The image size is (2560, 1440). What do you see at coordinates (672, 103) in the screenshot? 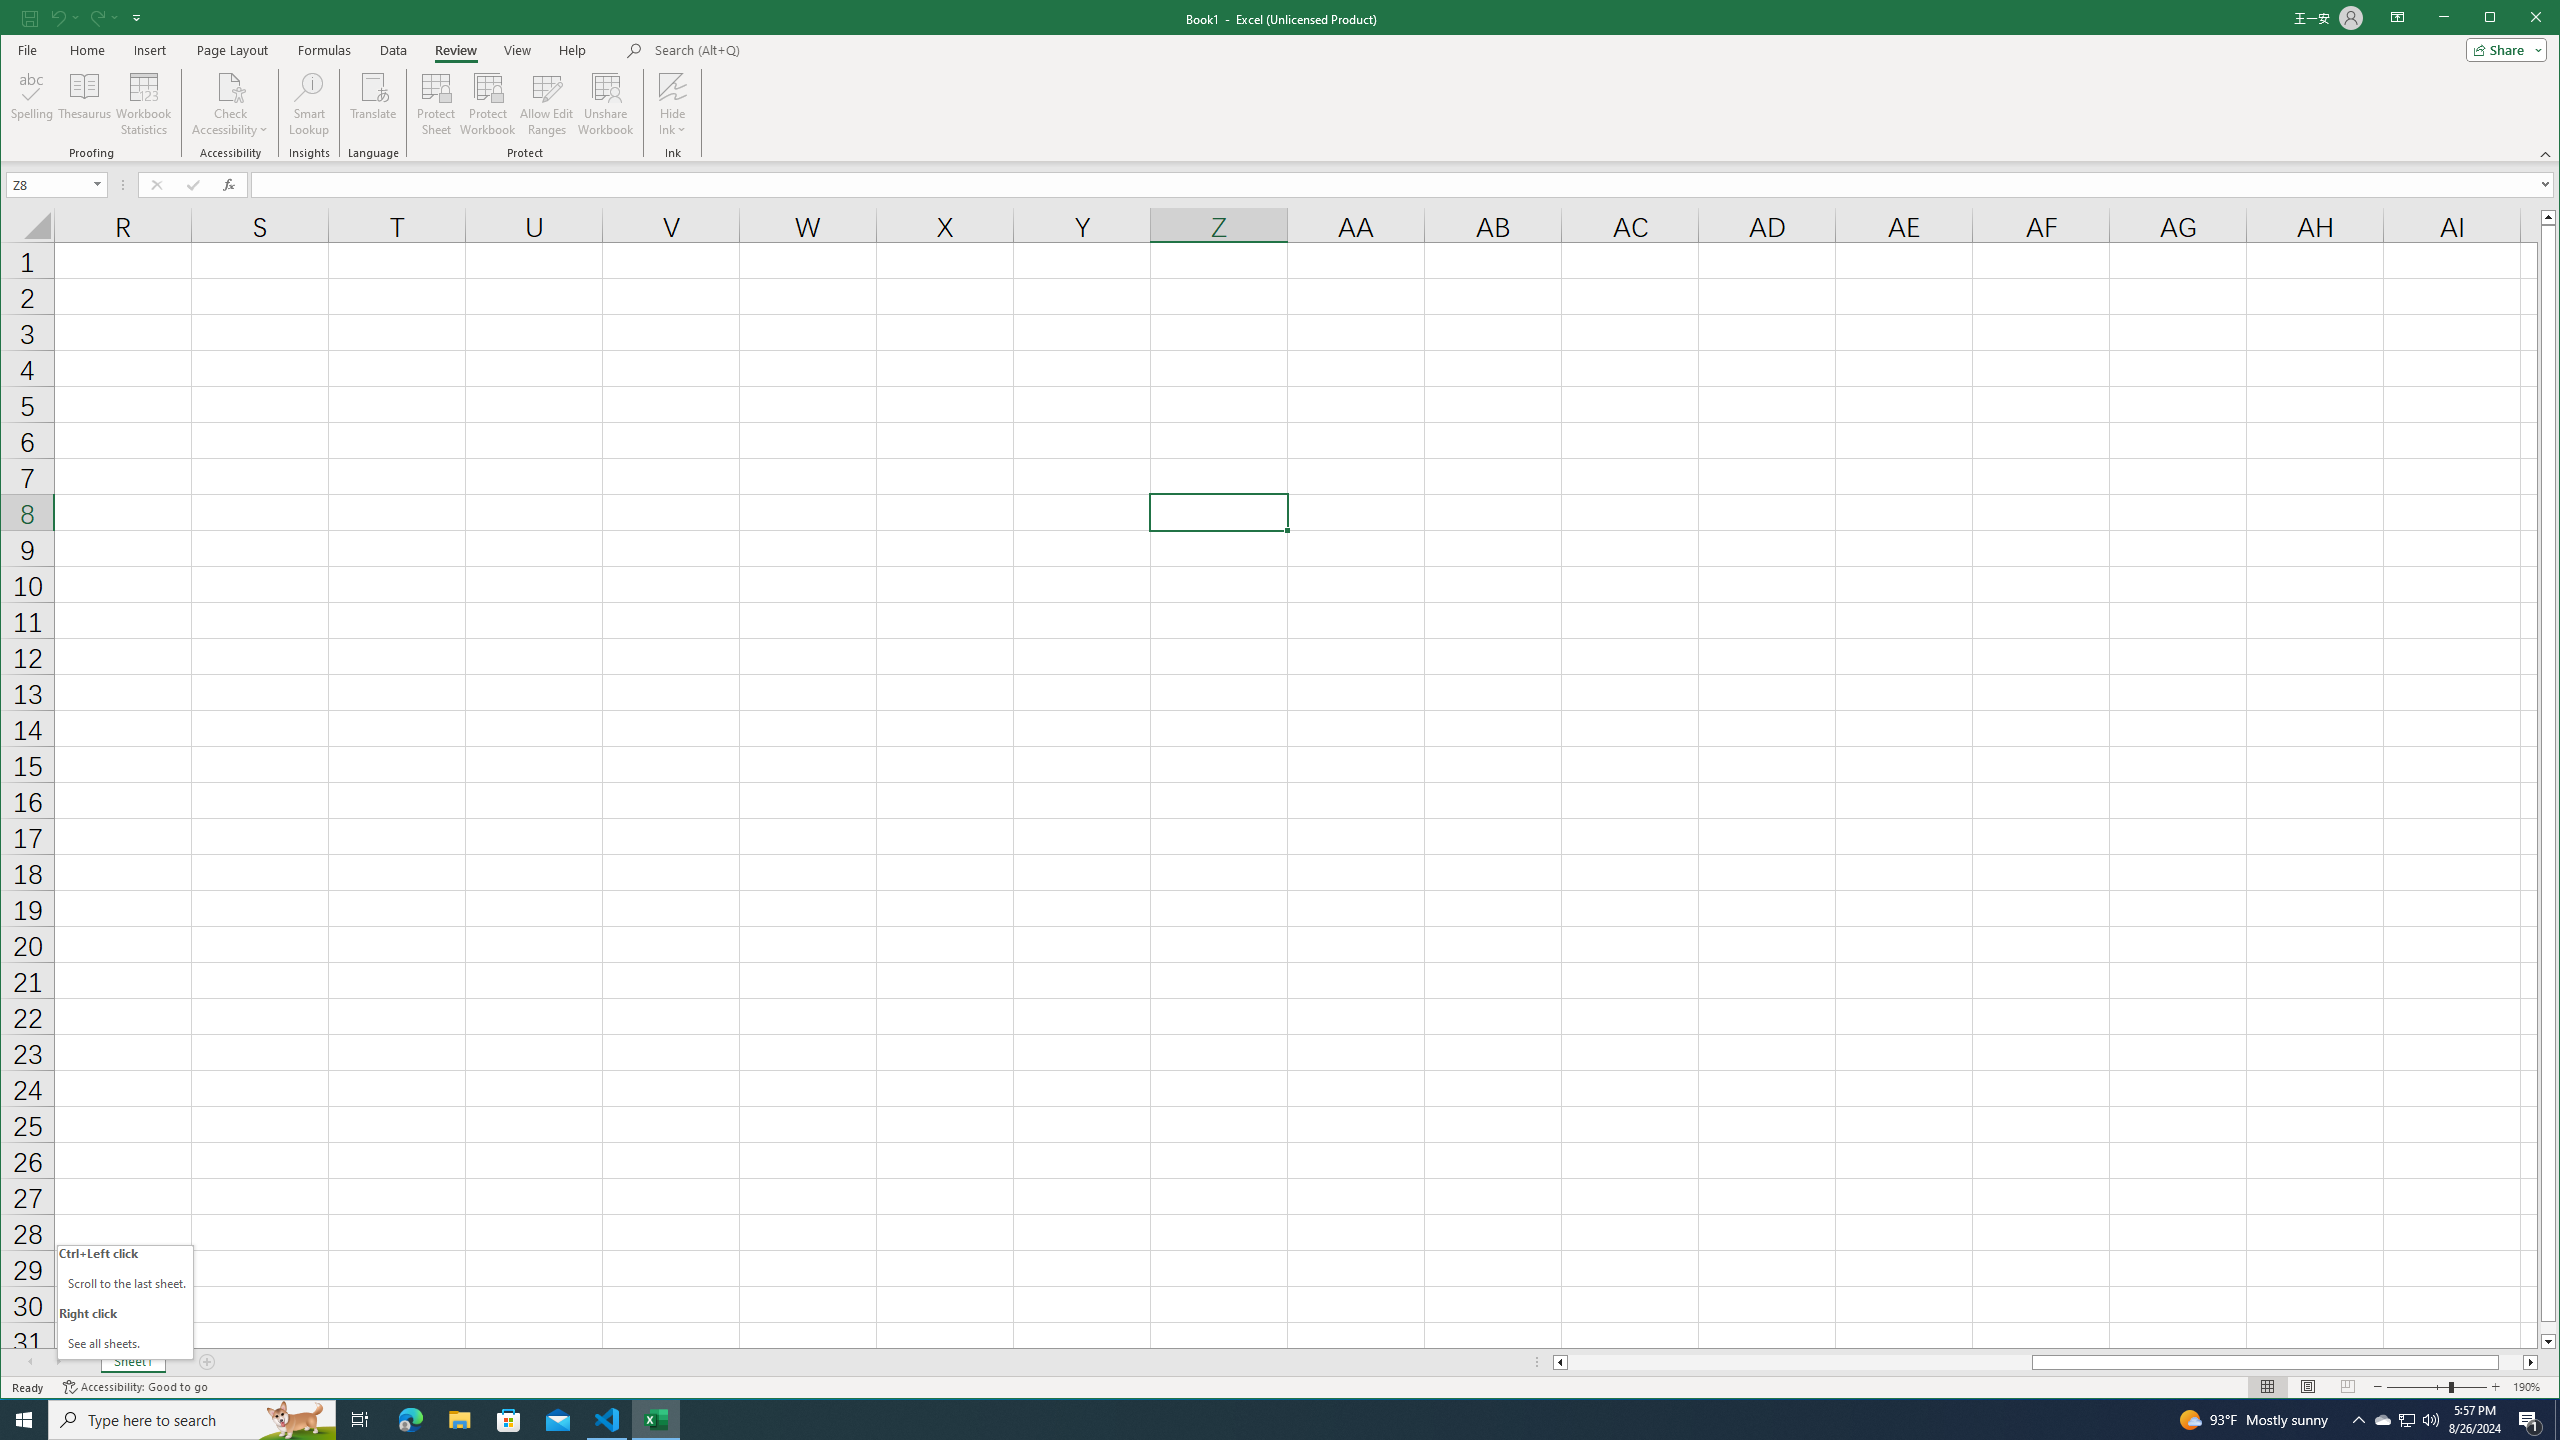
I see `'Hide Ink'` at bounding box center [672, 103].